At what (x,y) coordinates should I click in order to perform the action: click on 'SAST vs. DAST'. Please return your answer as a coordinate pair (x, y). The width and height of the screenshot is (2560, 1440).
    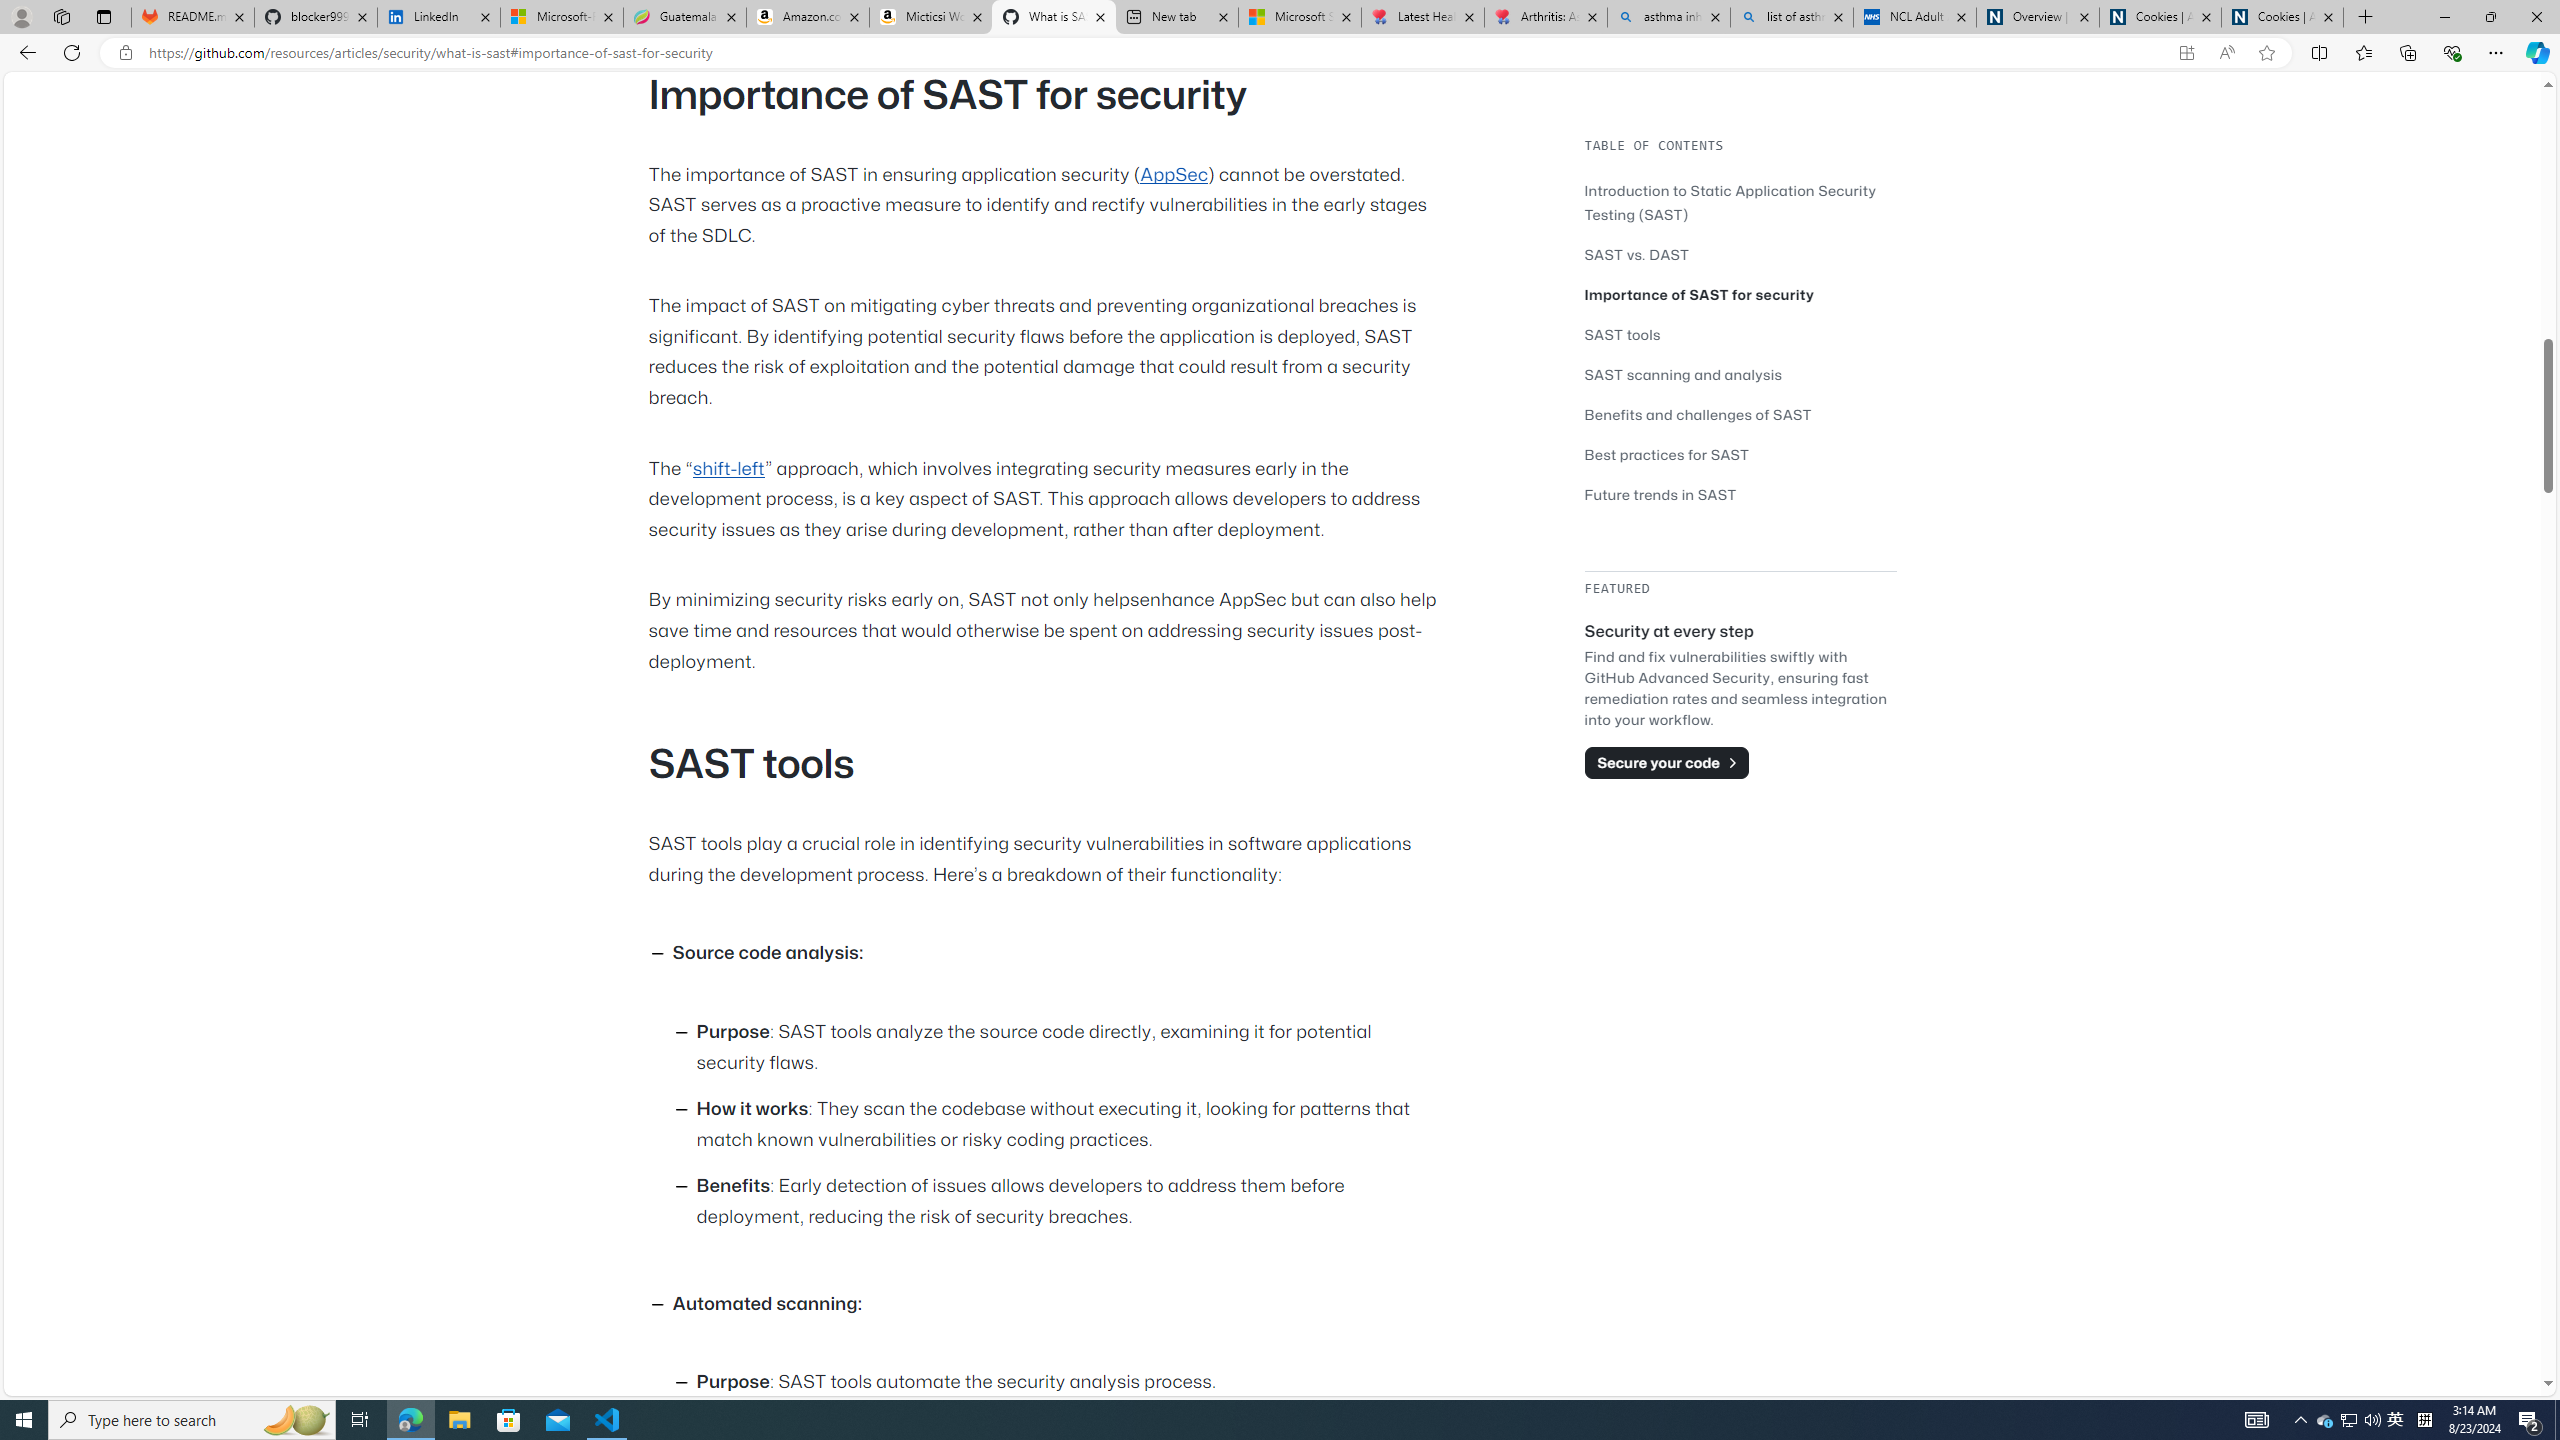
    Looking at the image, I should click on (1740, 253).